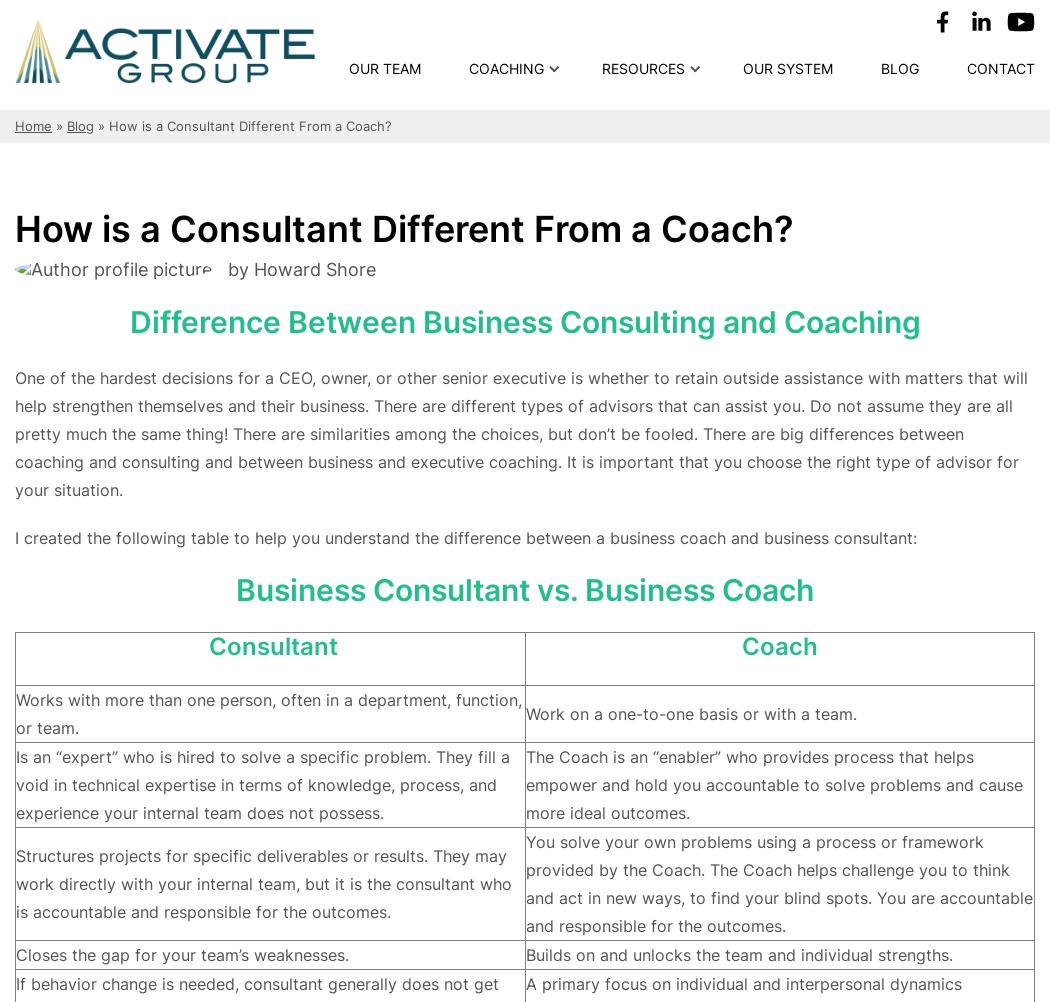 This screenshot has width=1050, height=1002. What do you see at coordinates (601, 68) in the screenshot?
I see `'Resources'` at bounding box center [601, 68].